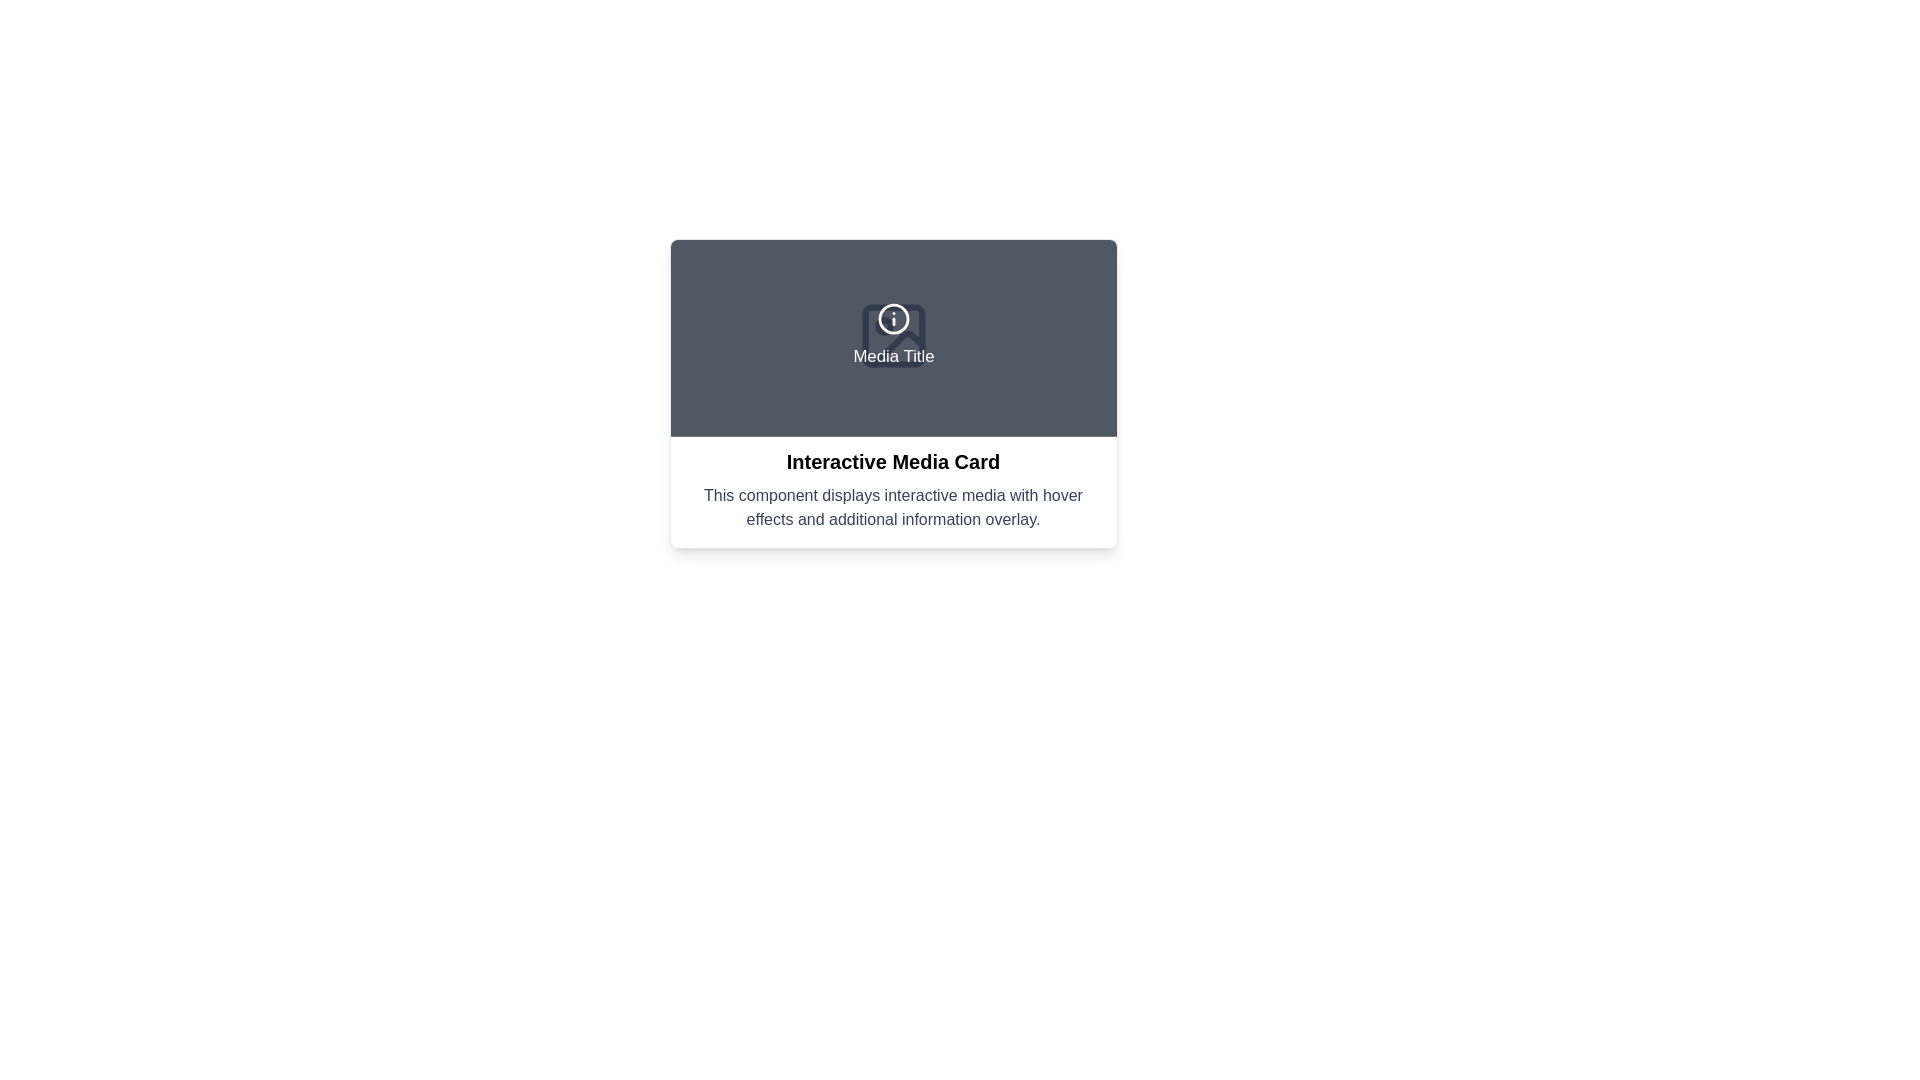  What do you see at coordinates (892, 334) in the screenshot?
I see `the media placeholder icon located in the central area of the card header section` at bounding box center [892, 334].